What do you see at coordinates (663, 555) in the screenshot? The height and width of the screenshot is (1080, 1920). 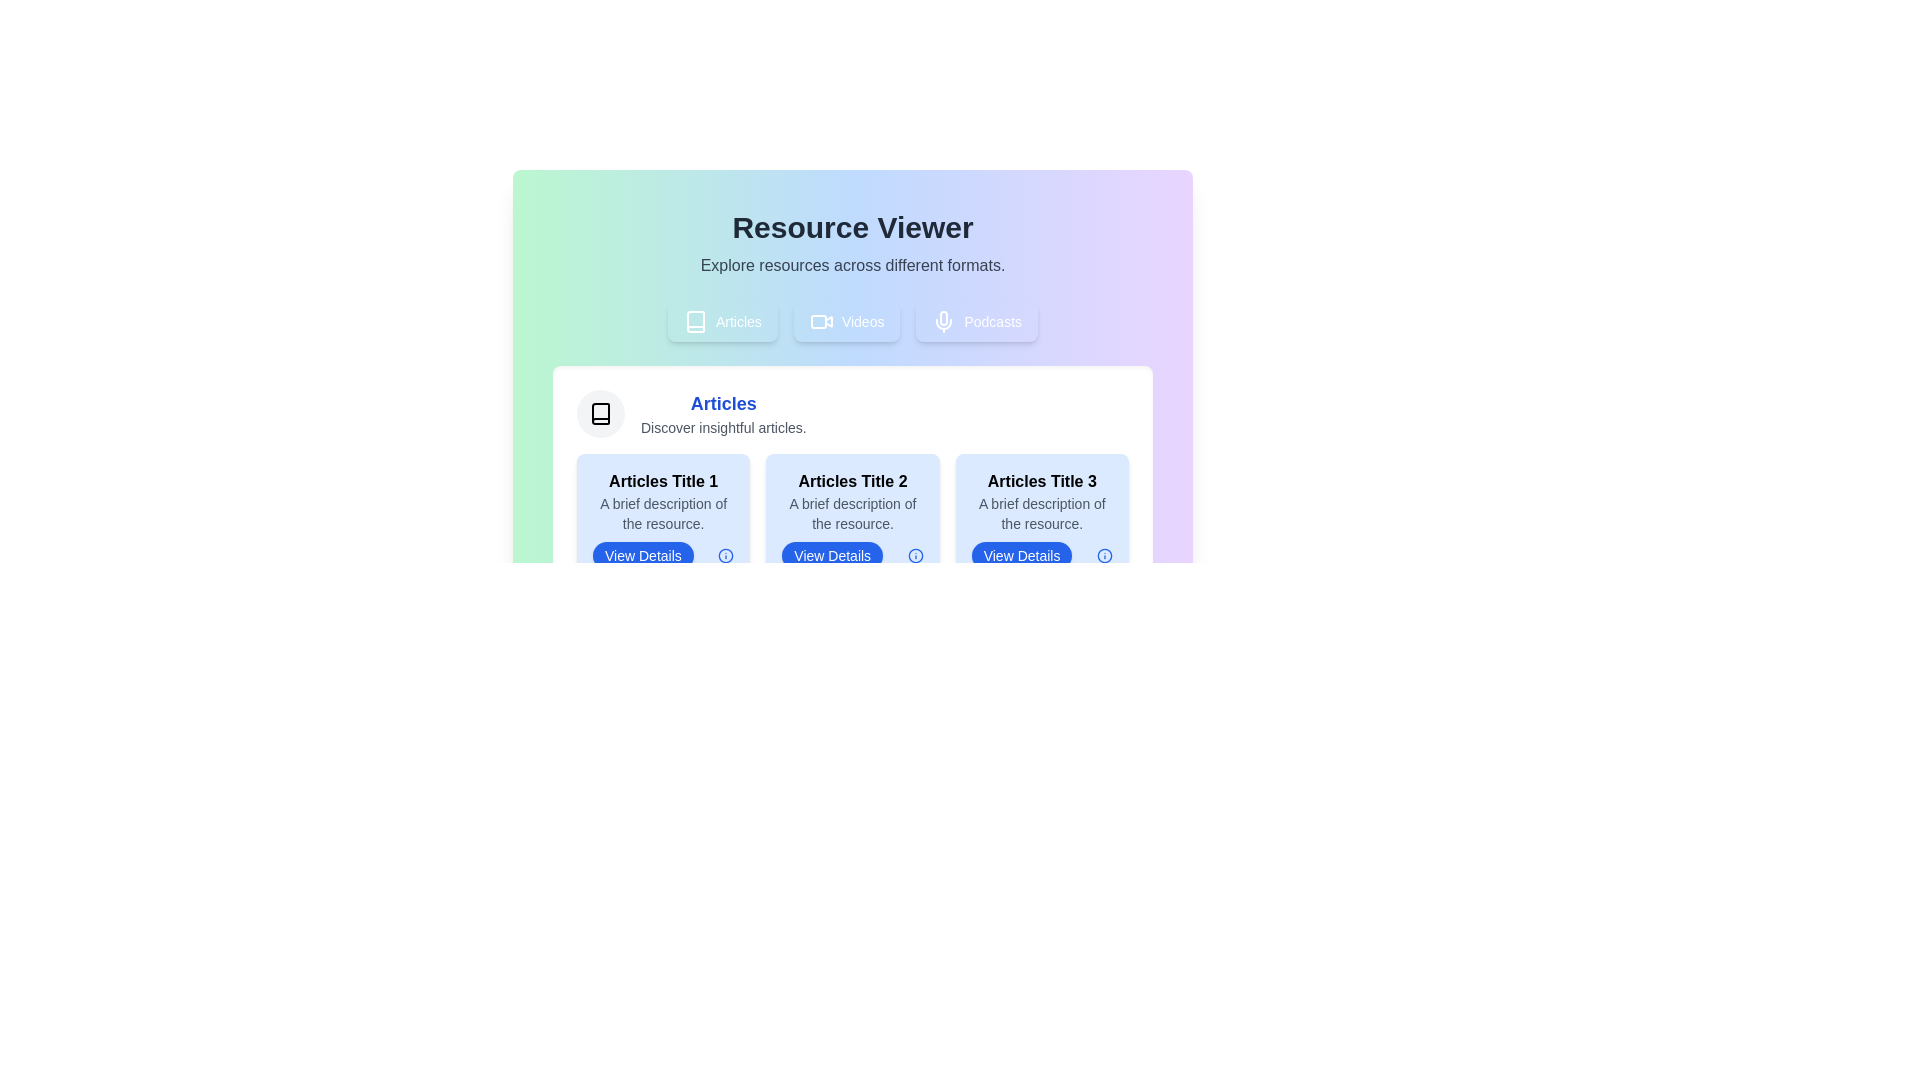 I see `the button at the bottom of the first card containing 'Articles Title 1'` at bounding box center [663, 555].